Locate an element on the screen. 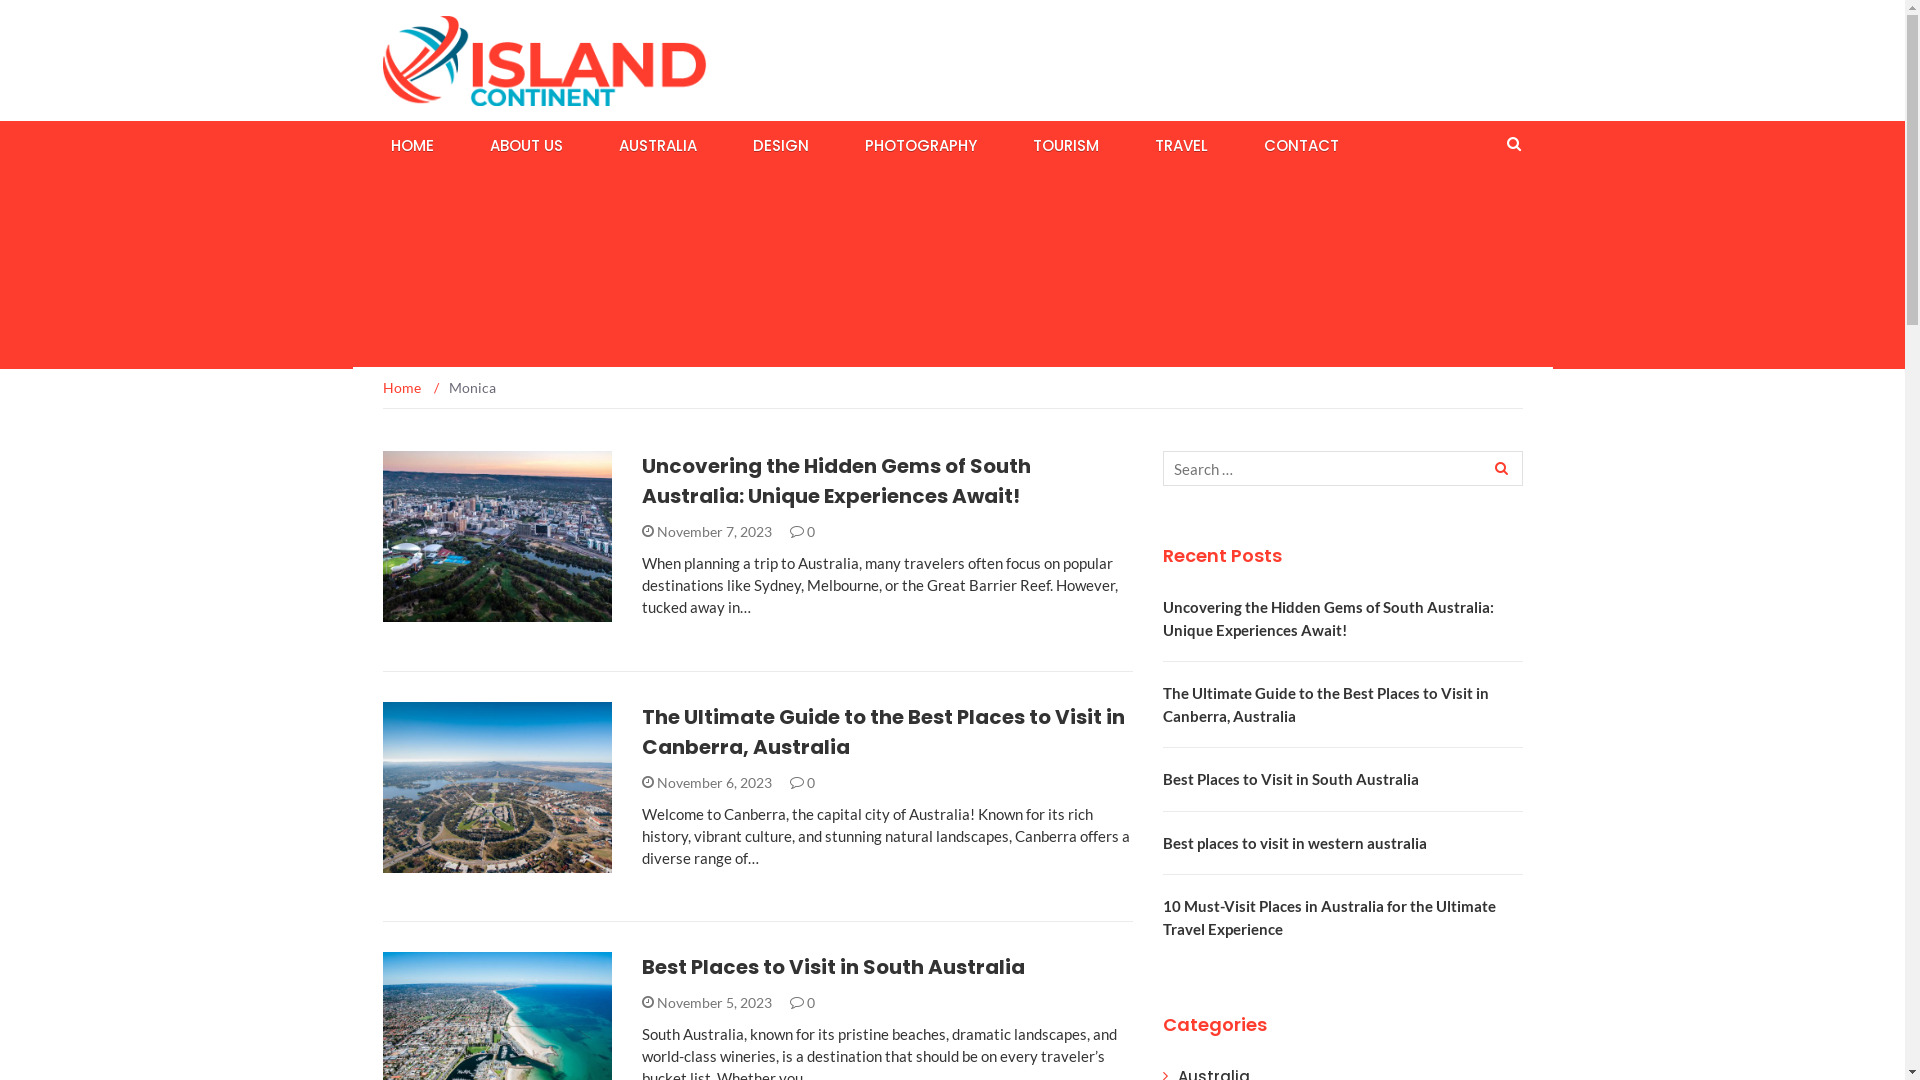  'Home' is located at coordinates (401, 387).